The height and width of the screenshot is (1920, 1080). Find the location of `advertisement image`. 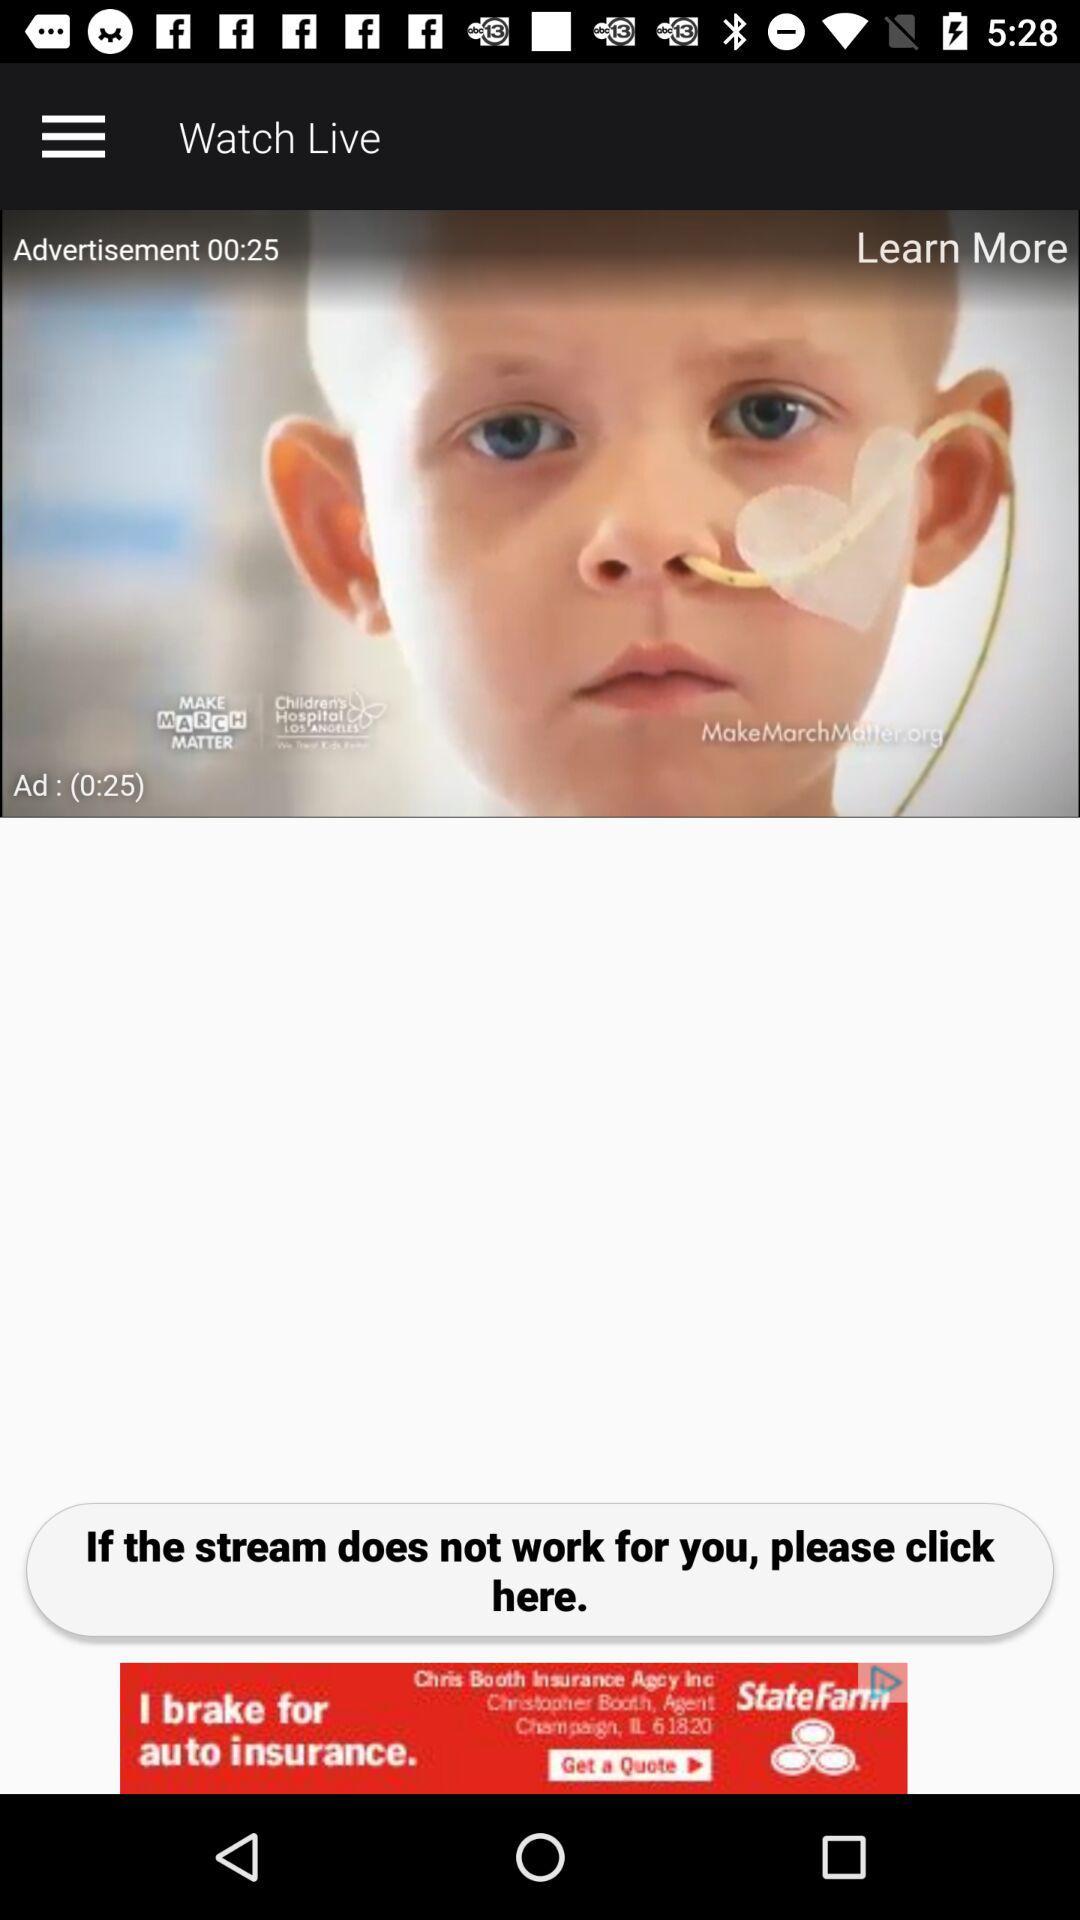

advertisement image is located at coordinates (540, 513).